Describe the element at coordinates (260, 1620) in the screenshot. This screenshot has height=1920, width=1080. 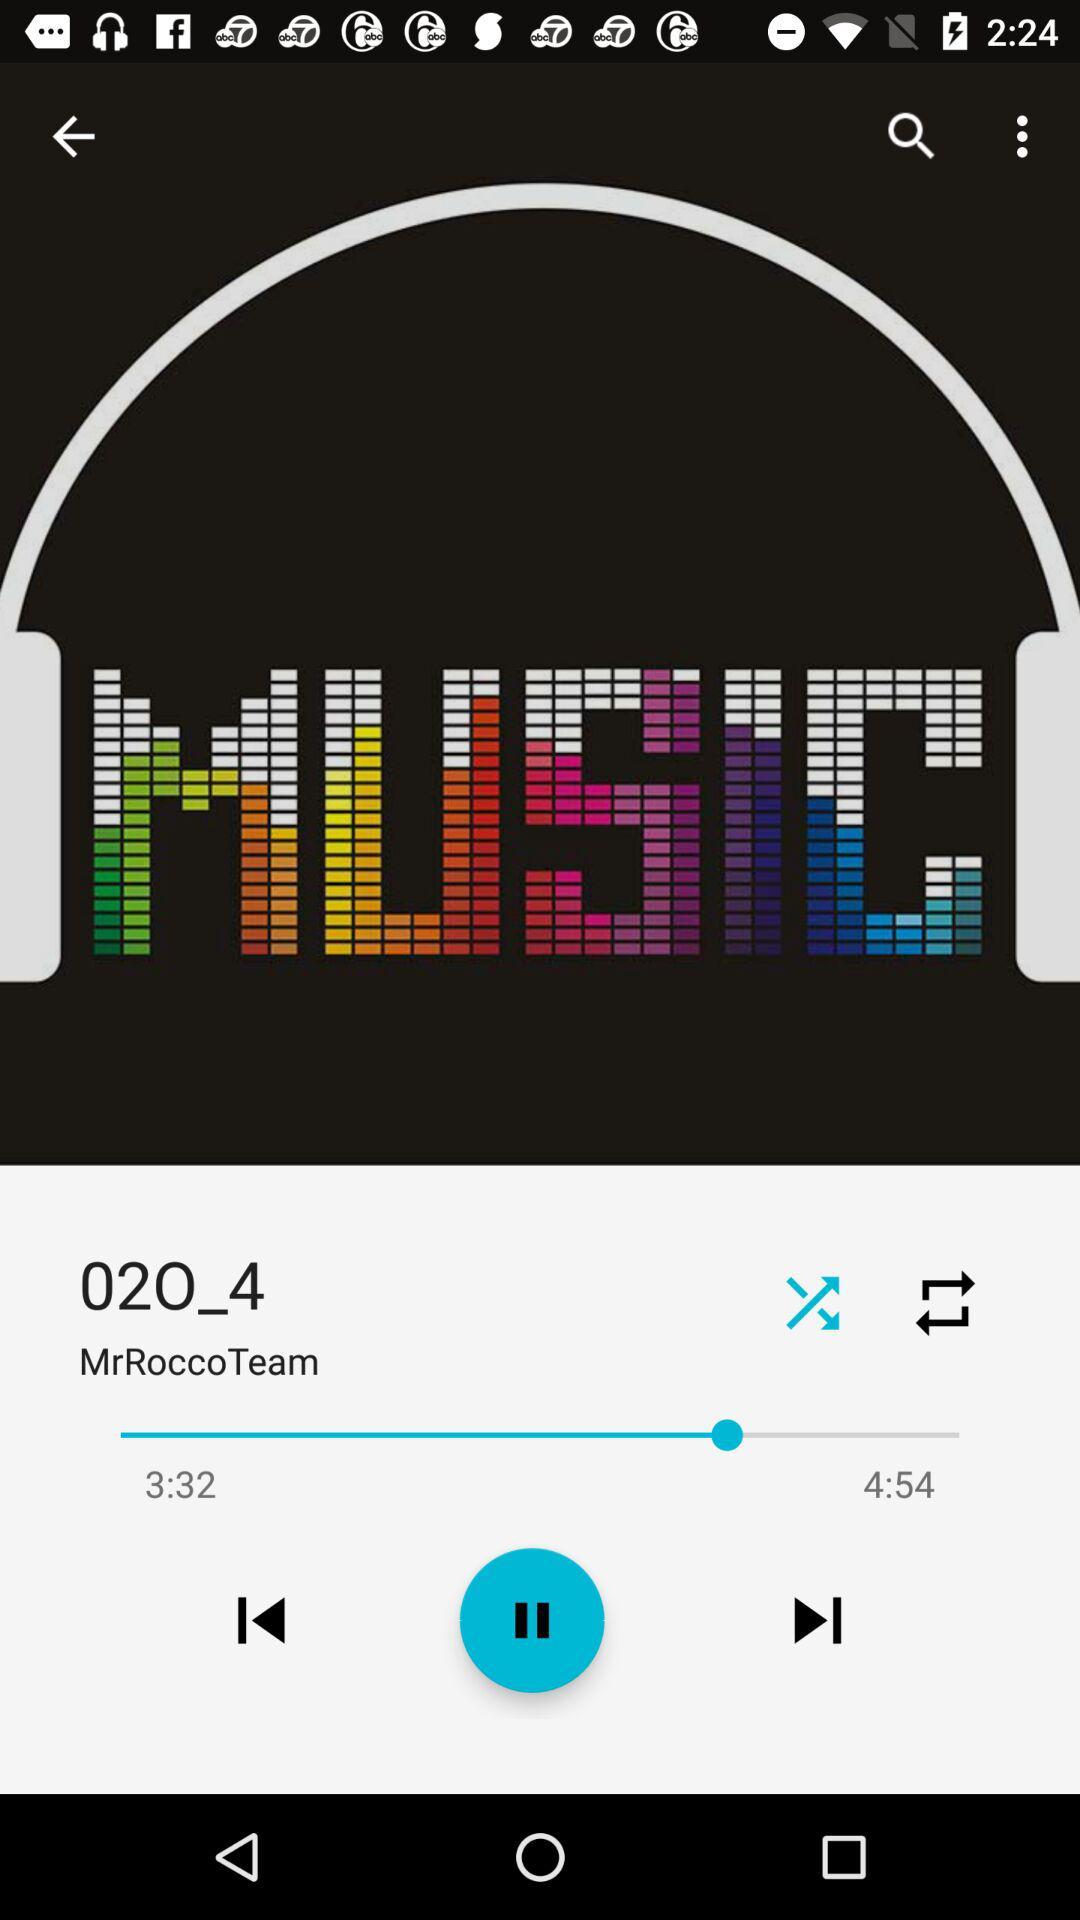
I see `icon below the 3:33 icon` at that location.